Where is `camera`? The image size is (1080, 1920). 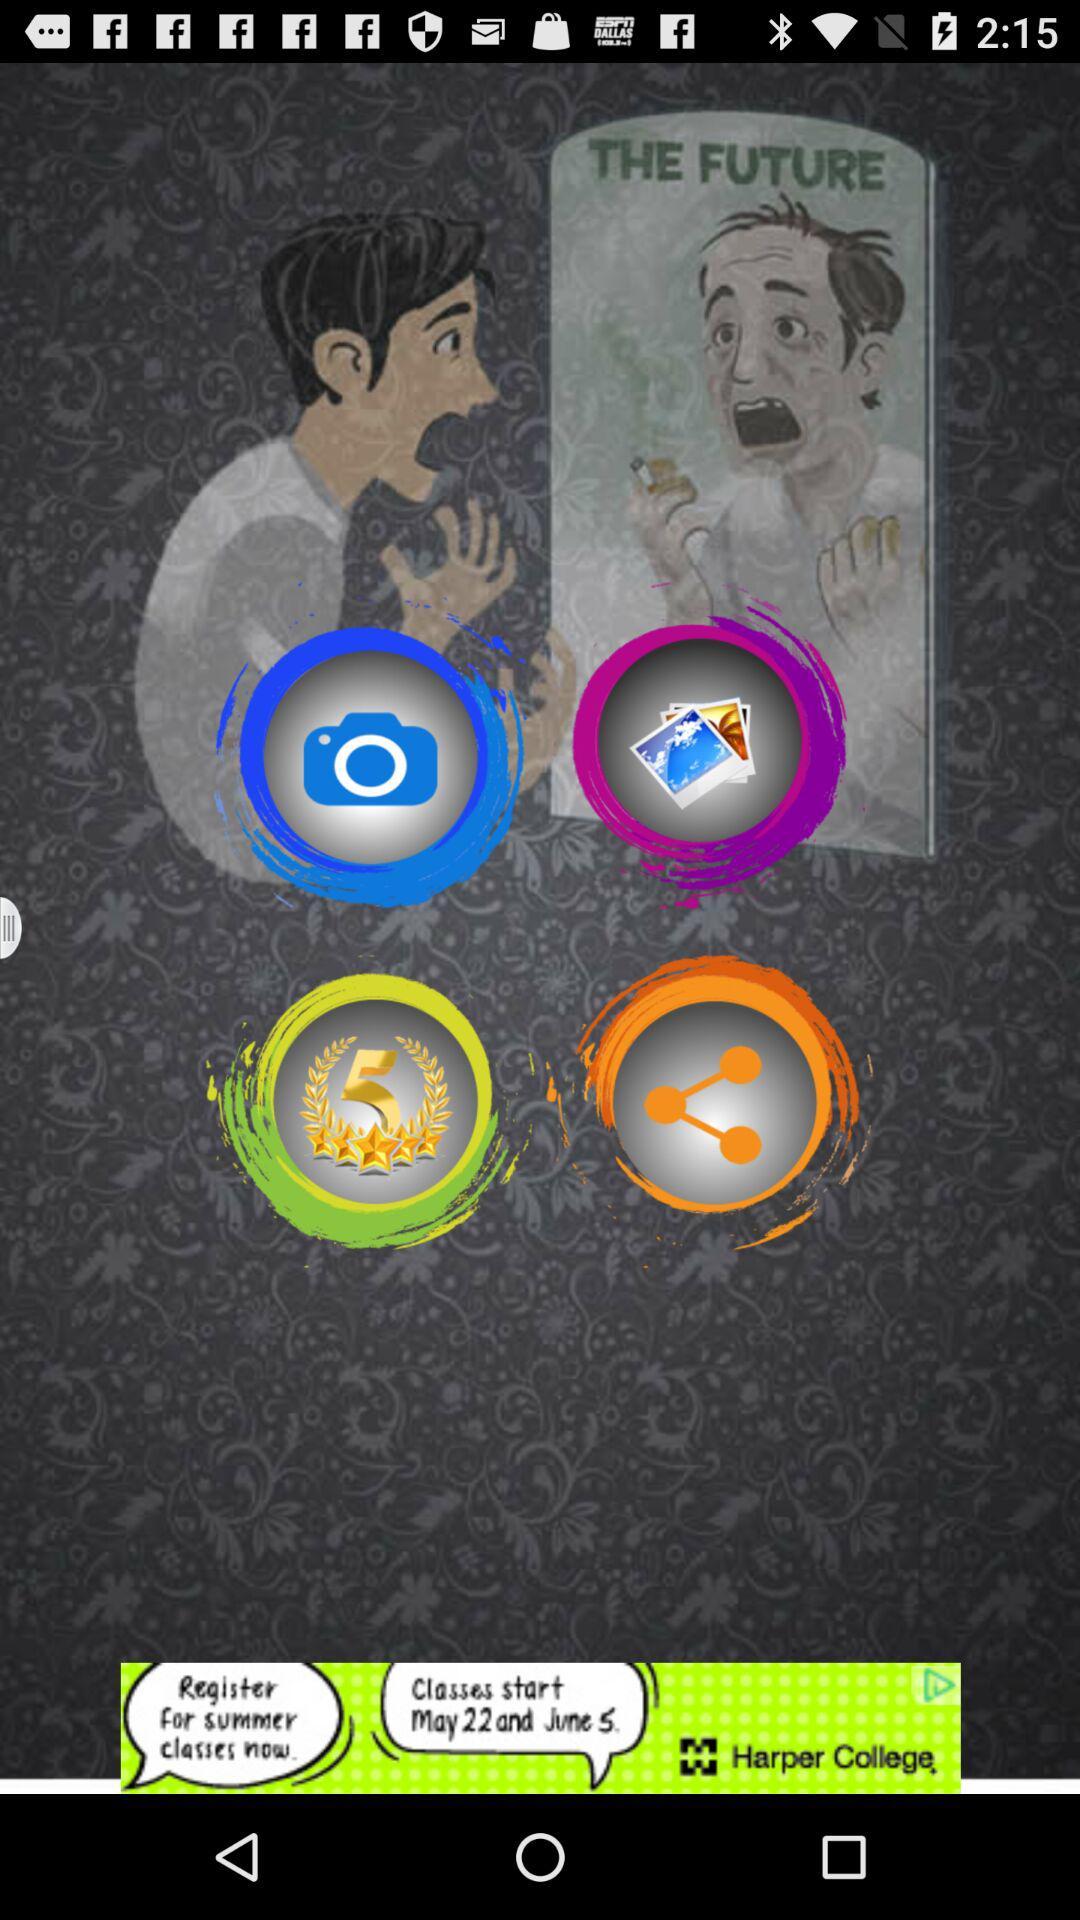 camera is located at coordinates (370, 744).